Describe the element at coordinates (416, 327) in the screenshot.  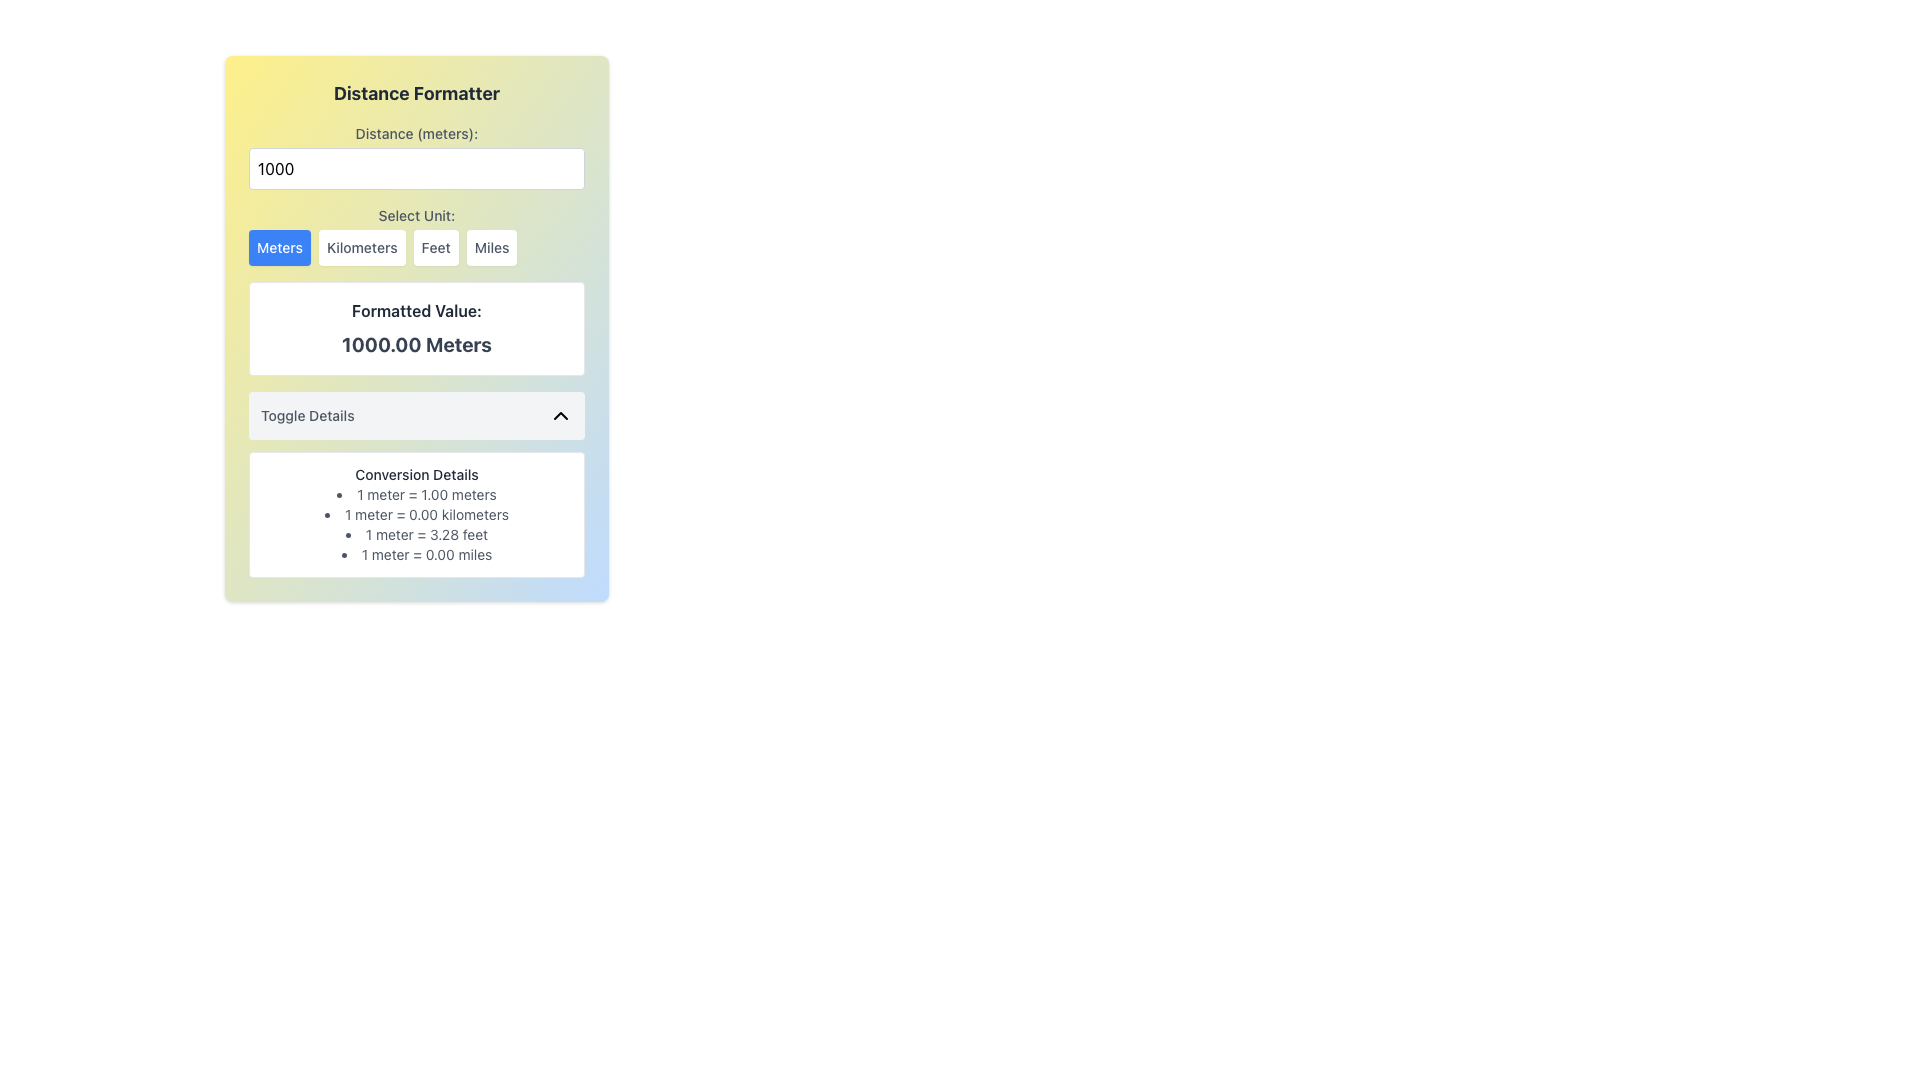
I see `the Display box that shows the formatted value of the entered distance, located below the 'Select Unit:' options and above the 'Toggle Details' section` at that location.